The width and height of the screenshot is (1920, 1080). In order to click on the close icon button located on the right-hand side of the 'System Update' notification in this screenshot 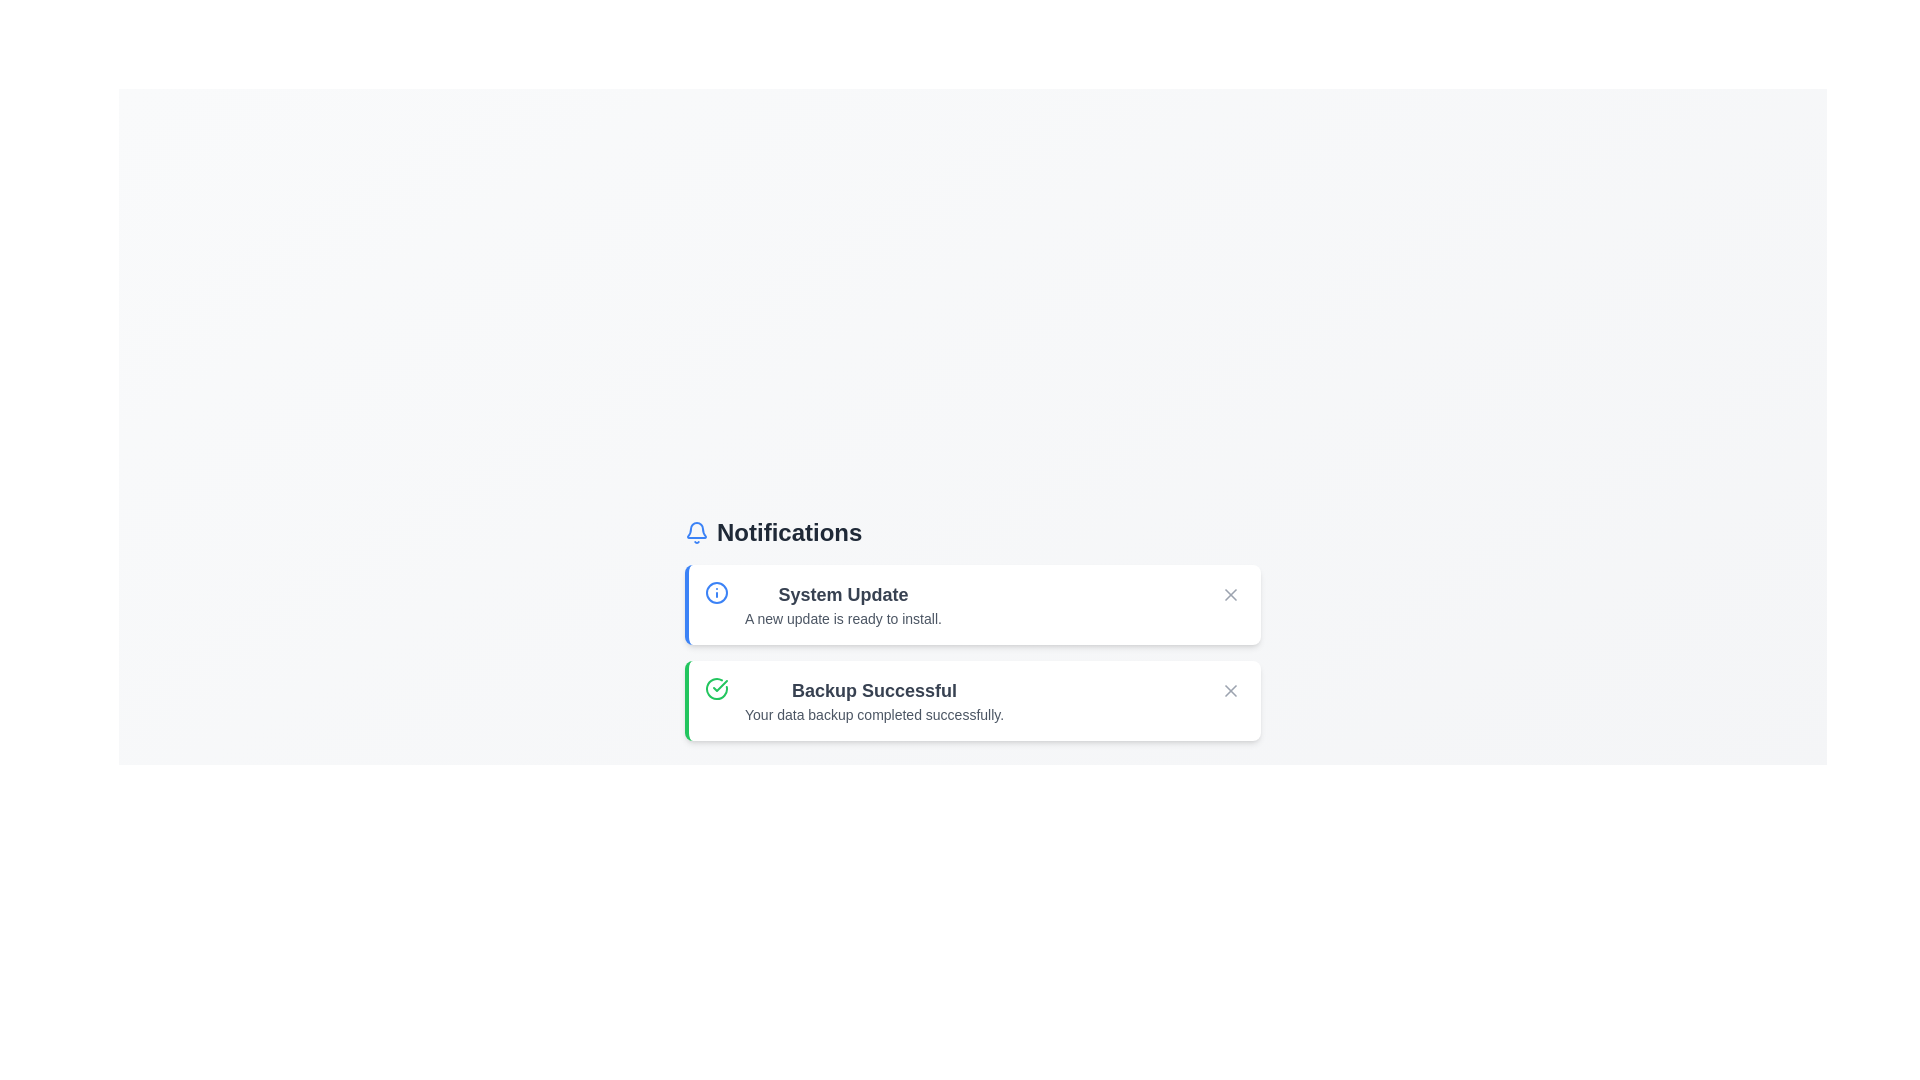, I will do `click(1229, 593)`.